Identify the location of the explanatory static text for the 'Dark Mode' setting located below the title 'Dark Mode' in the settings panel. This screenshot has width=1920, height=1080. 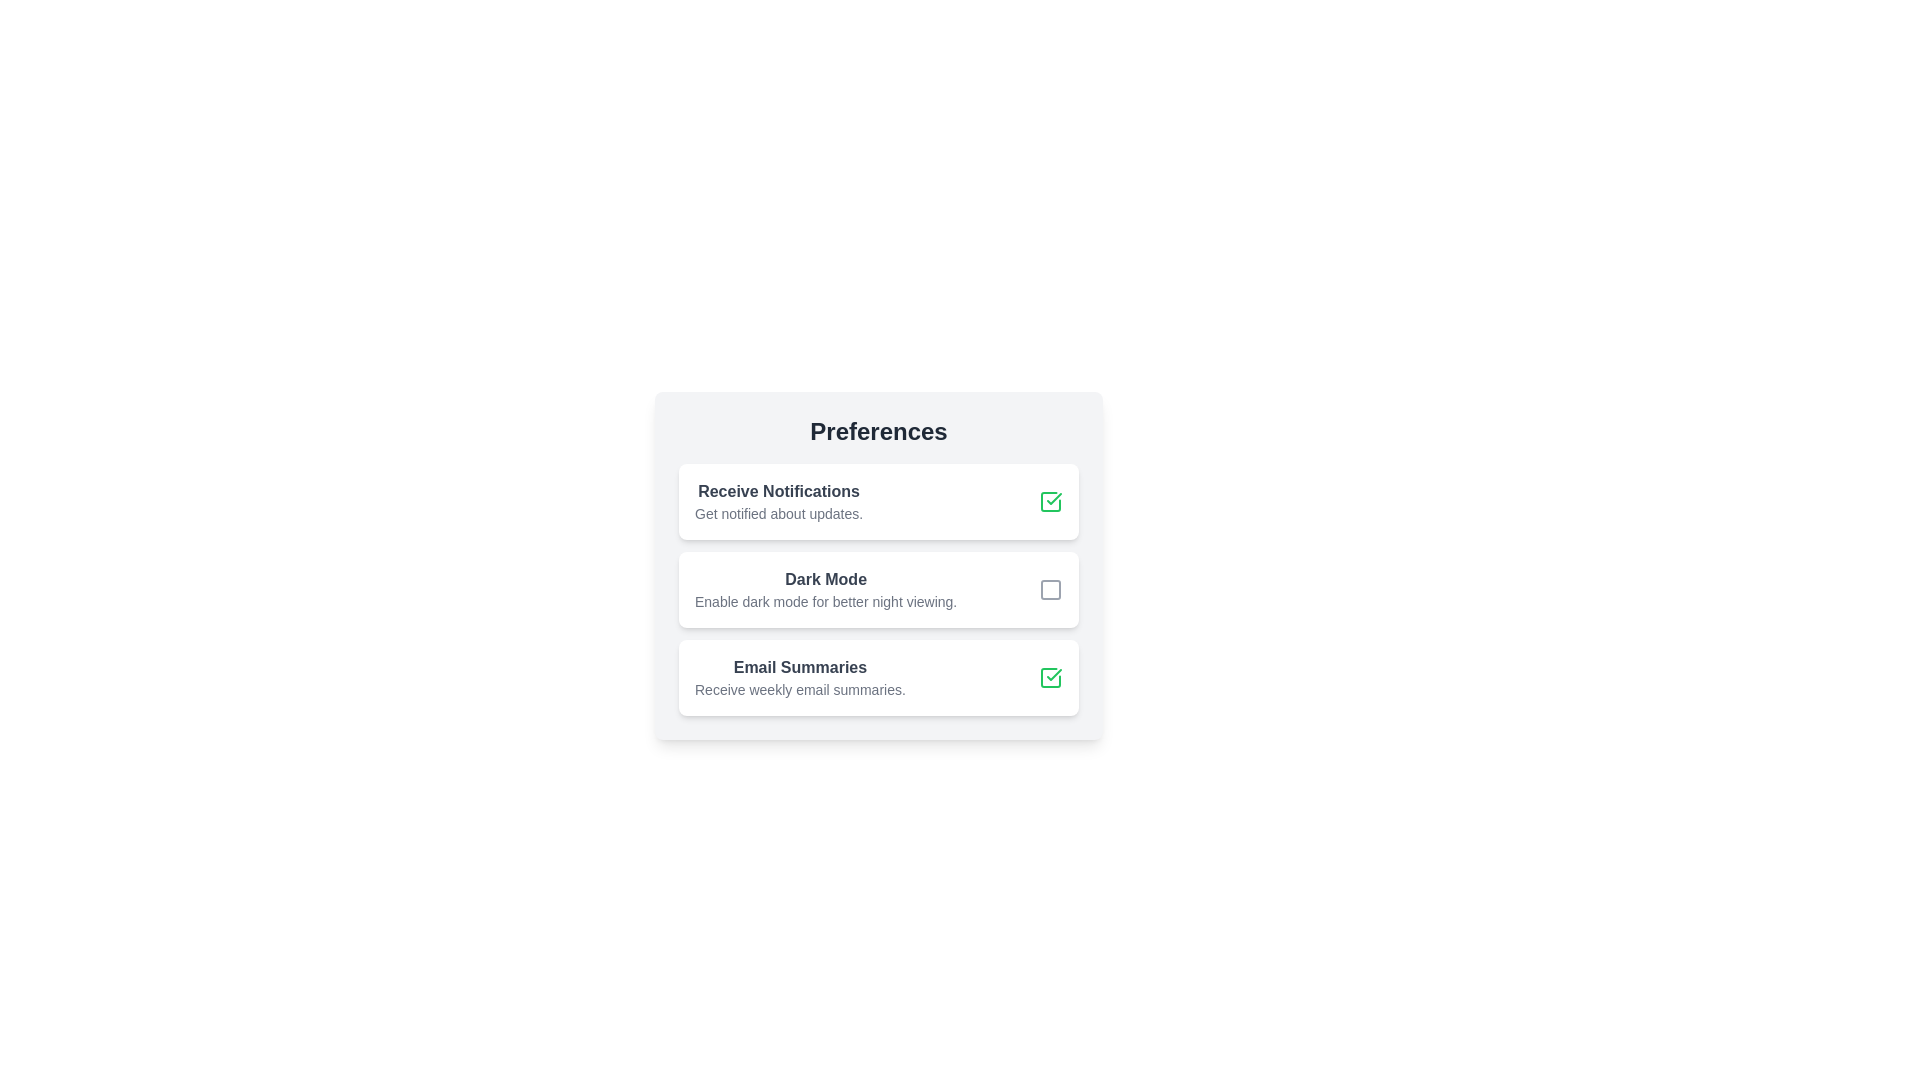
(826, 600).